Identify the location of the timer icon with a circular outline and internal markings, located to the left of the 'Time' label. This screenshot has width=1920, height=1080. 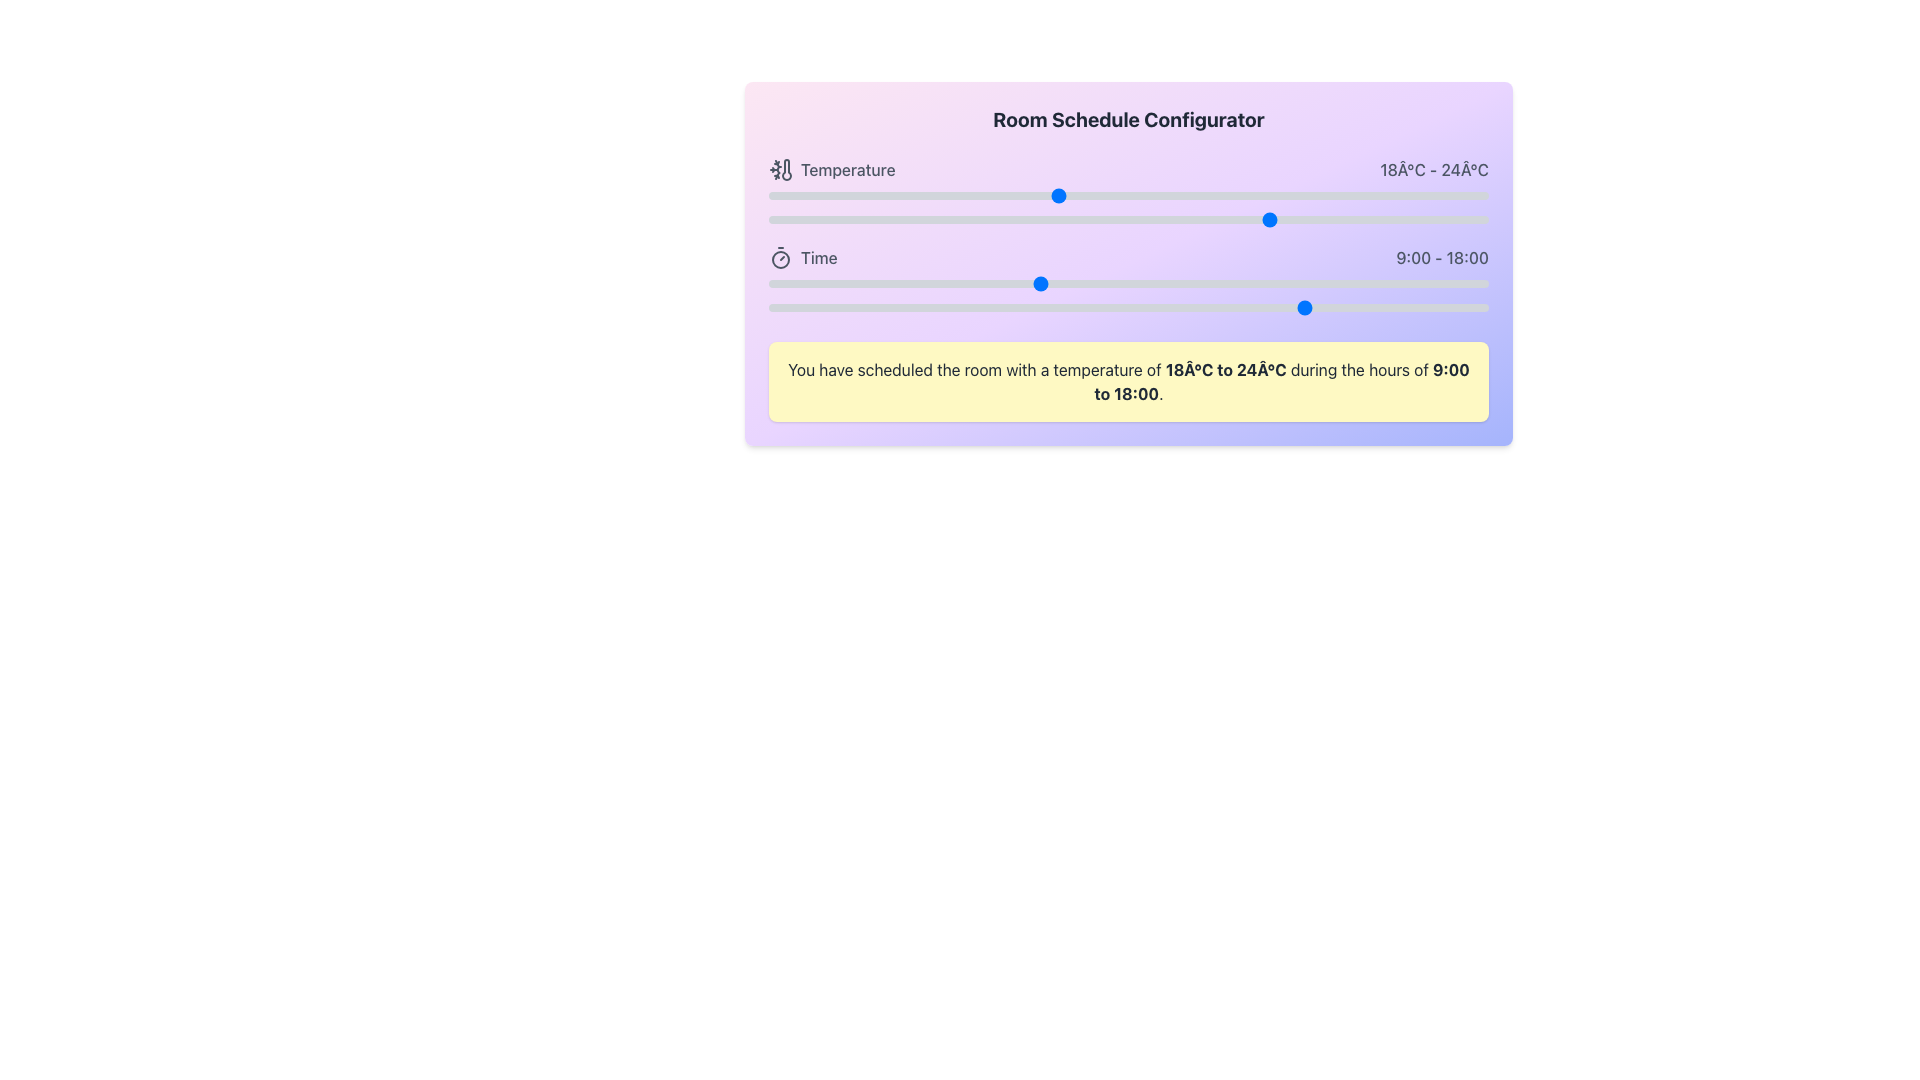
(780, 257).